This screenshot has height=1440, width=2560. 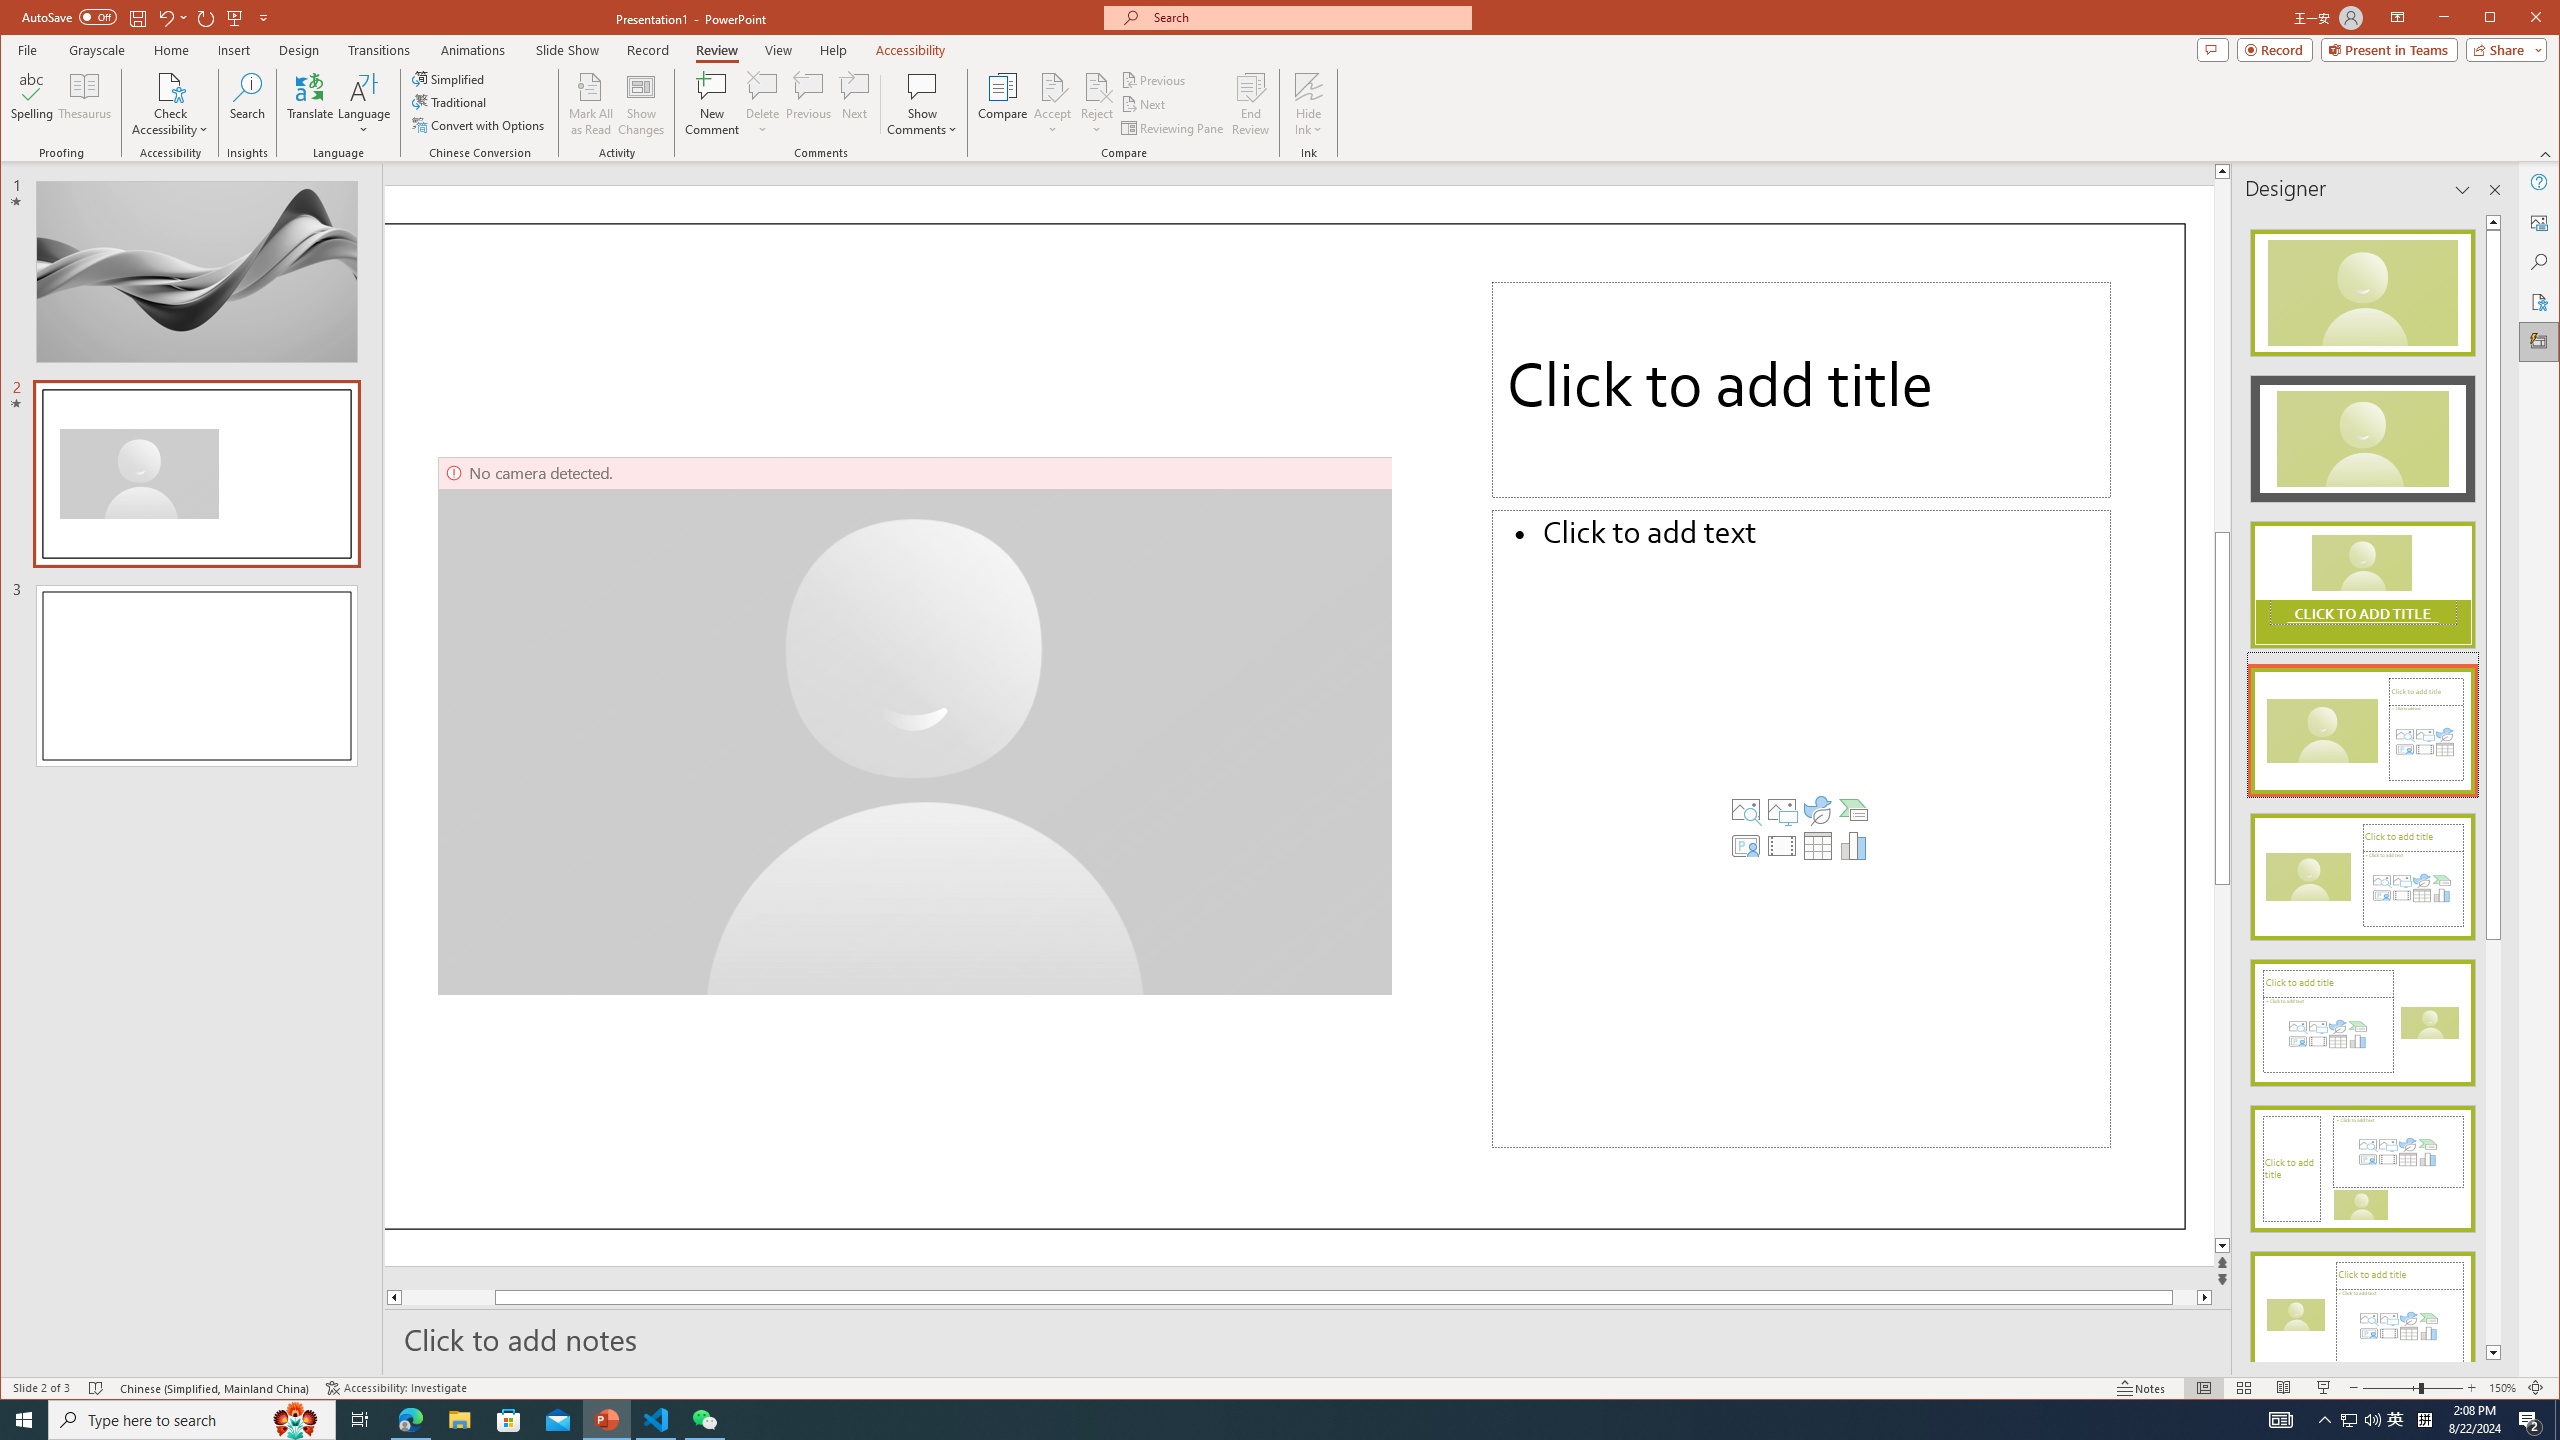 What do you see at coordinates (309, 103) in the screenshot?
I see `'Translate'` at bounding box center [309, 103].